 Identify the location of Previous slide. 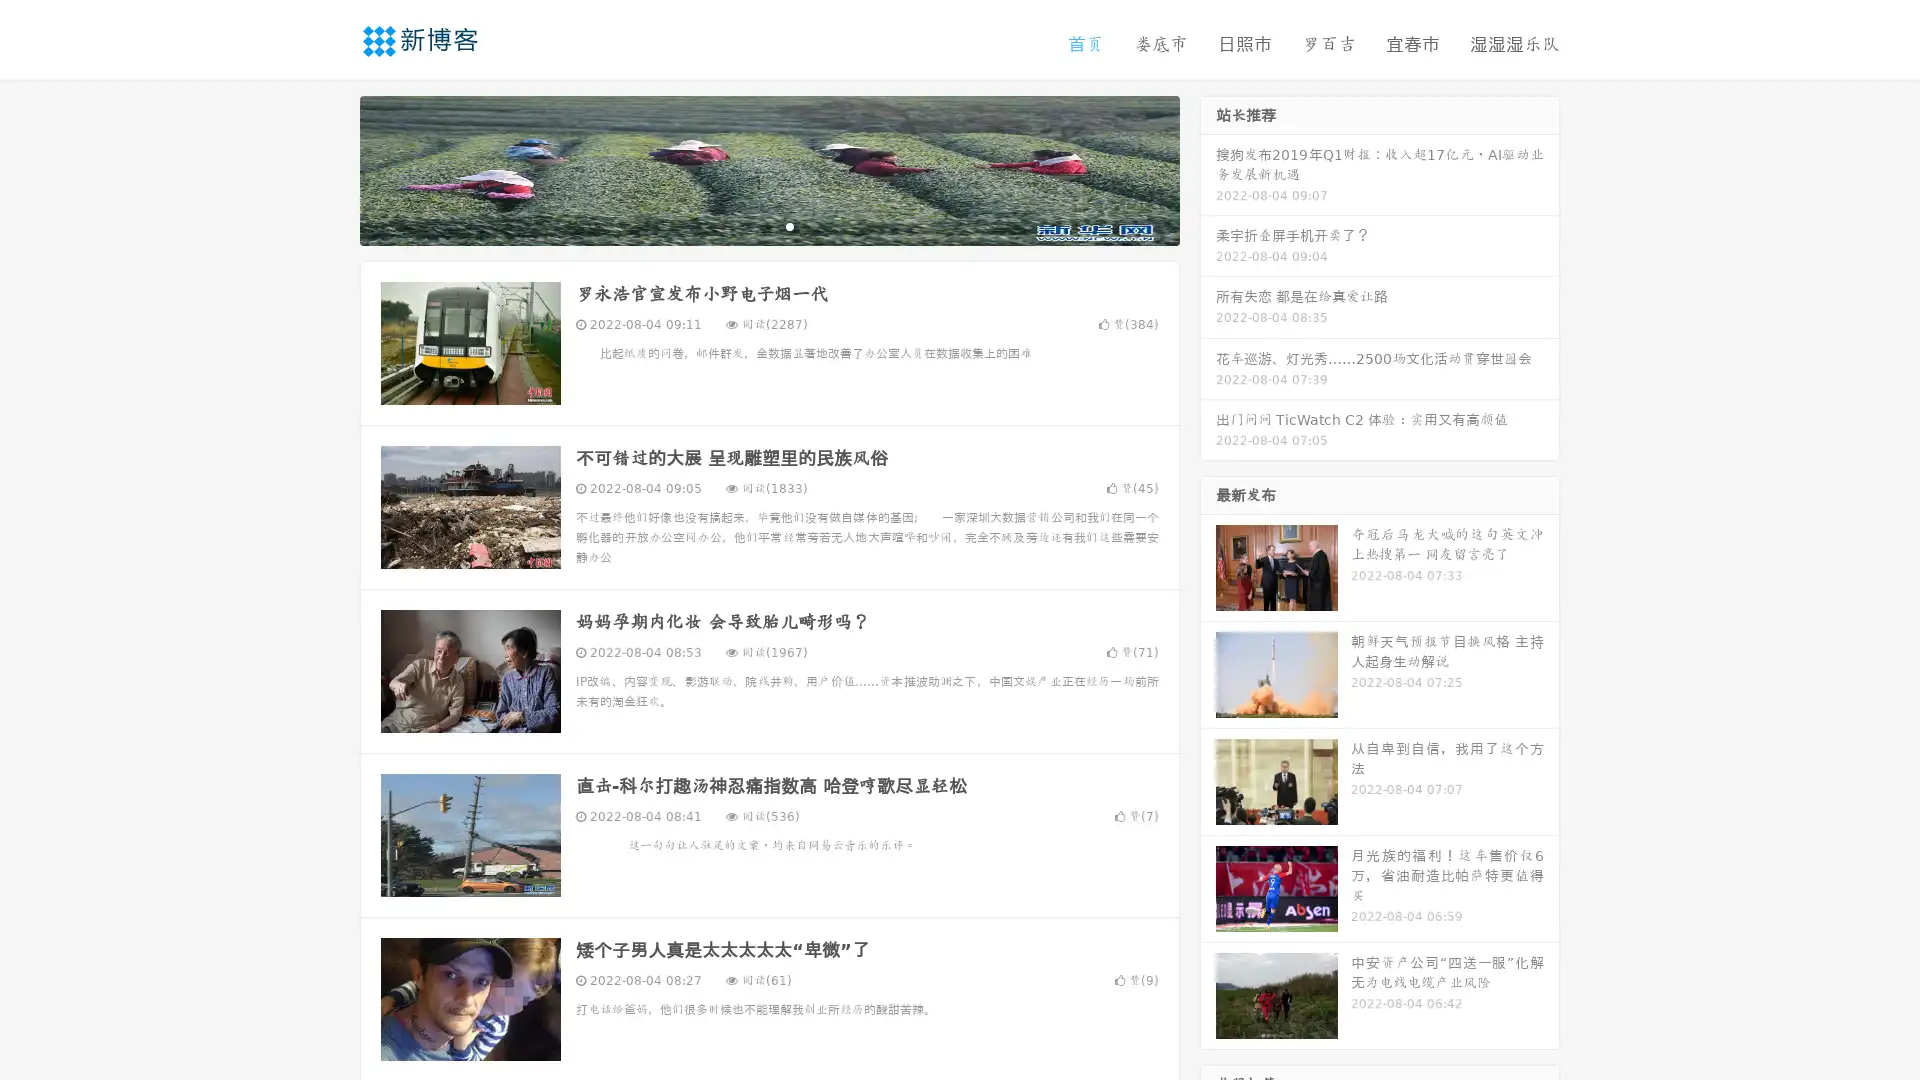
(330, 168).